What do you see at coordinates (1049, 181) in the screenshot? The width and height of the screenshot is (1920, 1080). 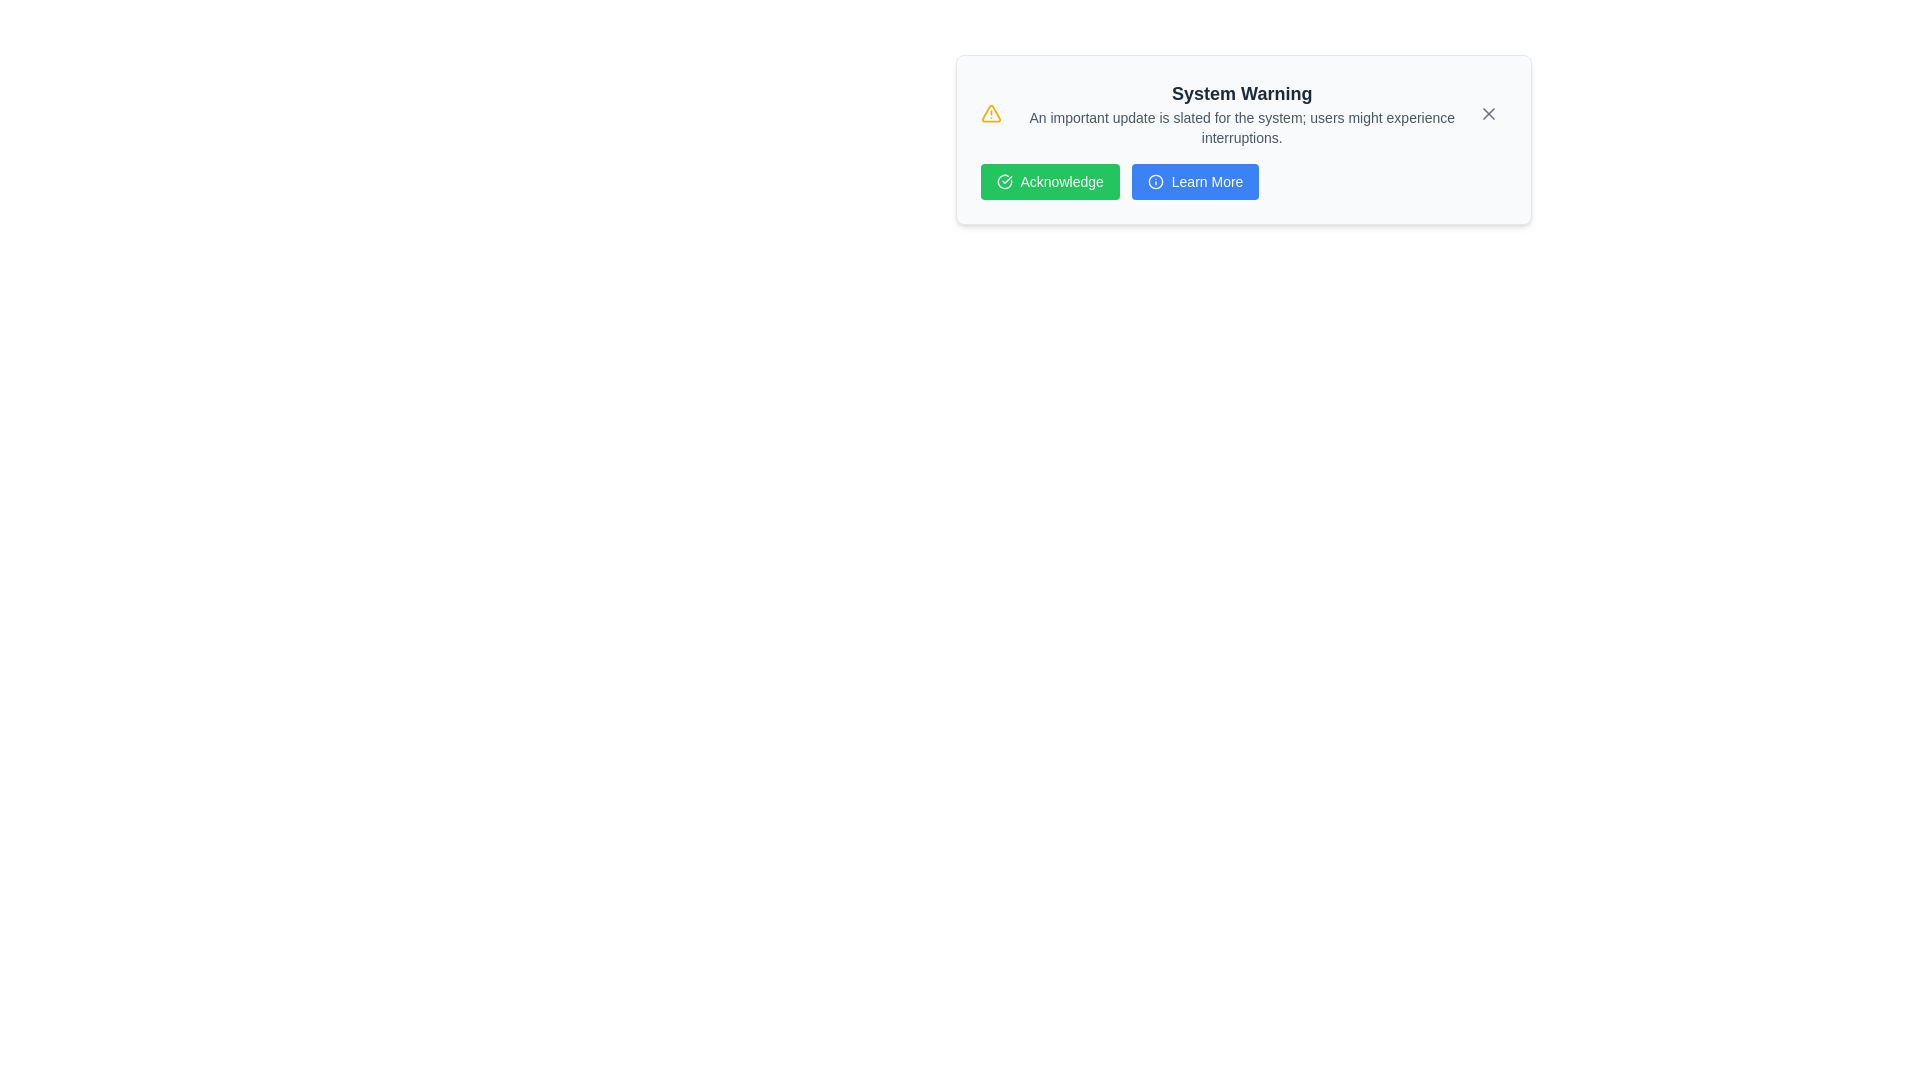 I see `the confirmation button located to the left of the 'Learn More' button, which acknowledges the warning information above` at bounding box center [1049, 181].